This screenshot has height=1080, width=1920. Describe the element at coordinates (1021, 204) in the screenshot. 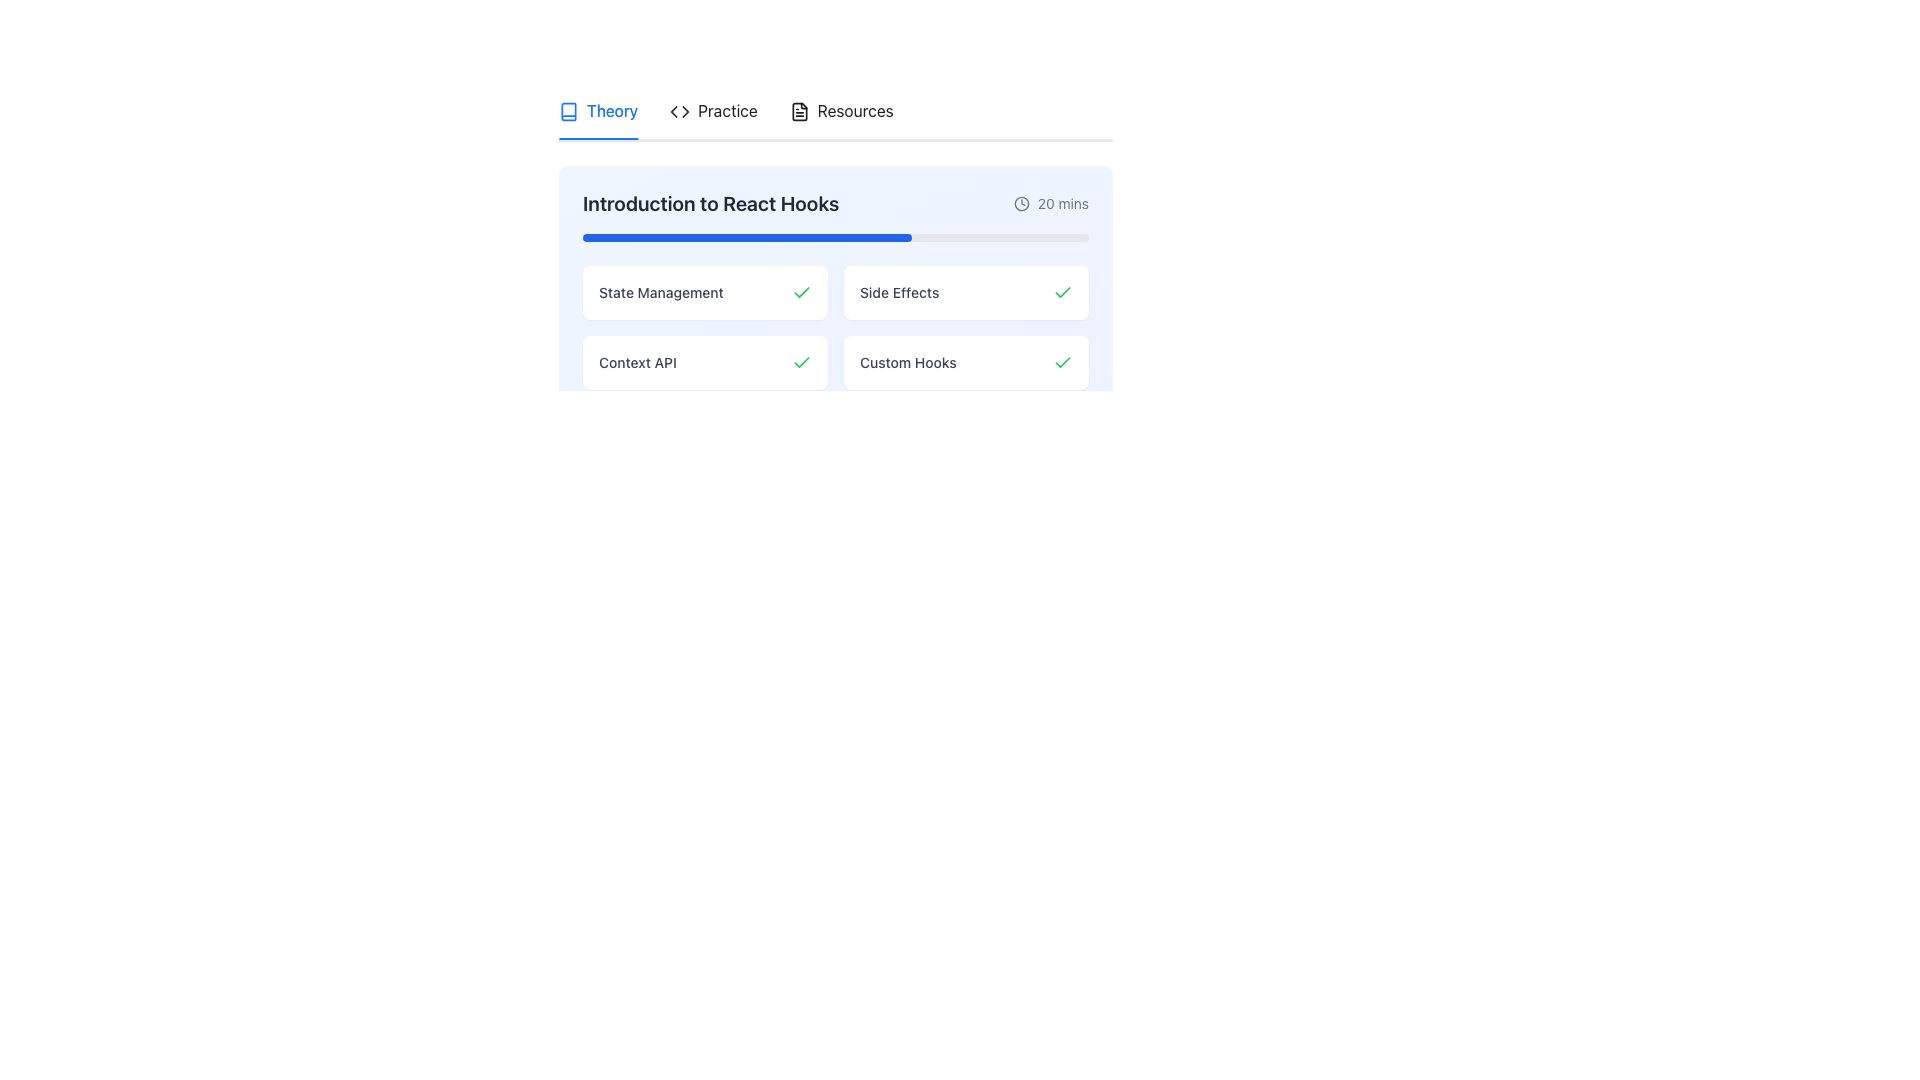

I see `the clock icon located in the top-right corner of the panel for 'Introduction to React Hooks', which indicates a duration of '20 mins'` at that location.